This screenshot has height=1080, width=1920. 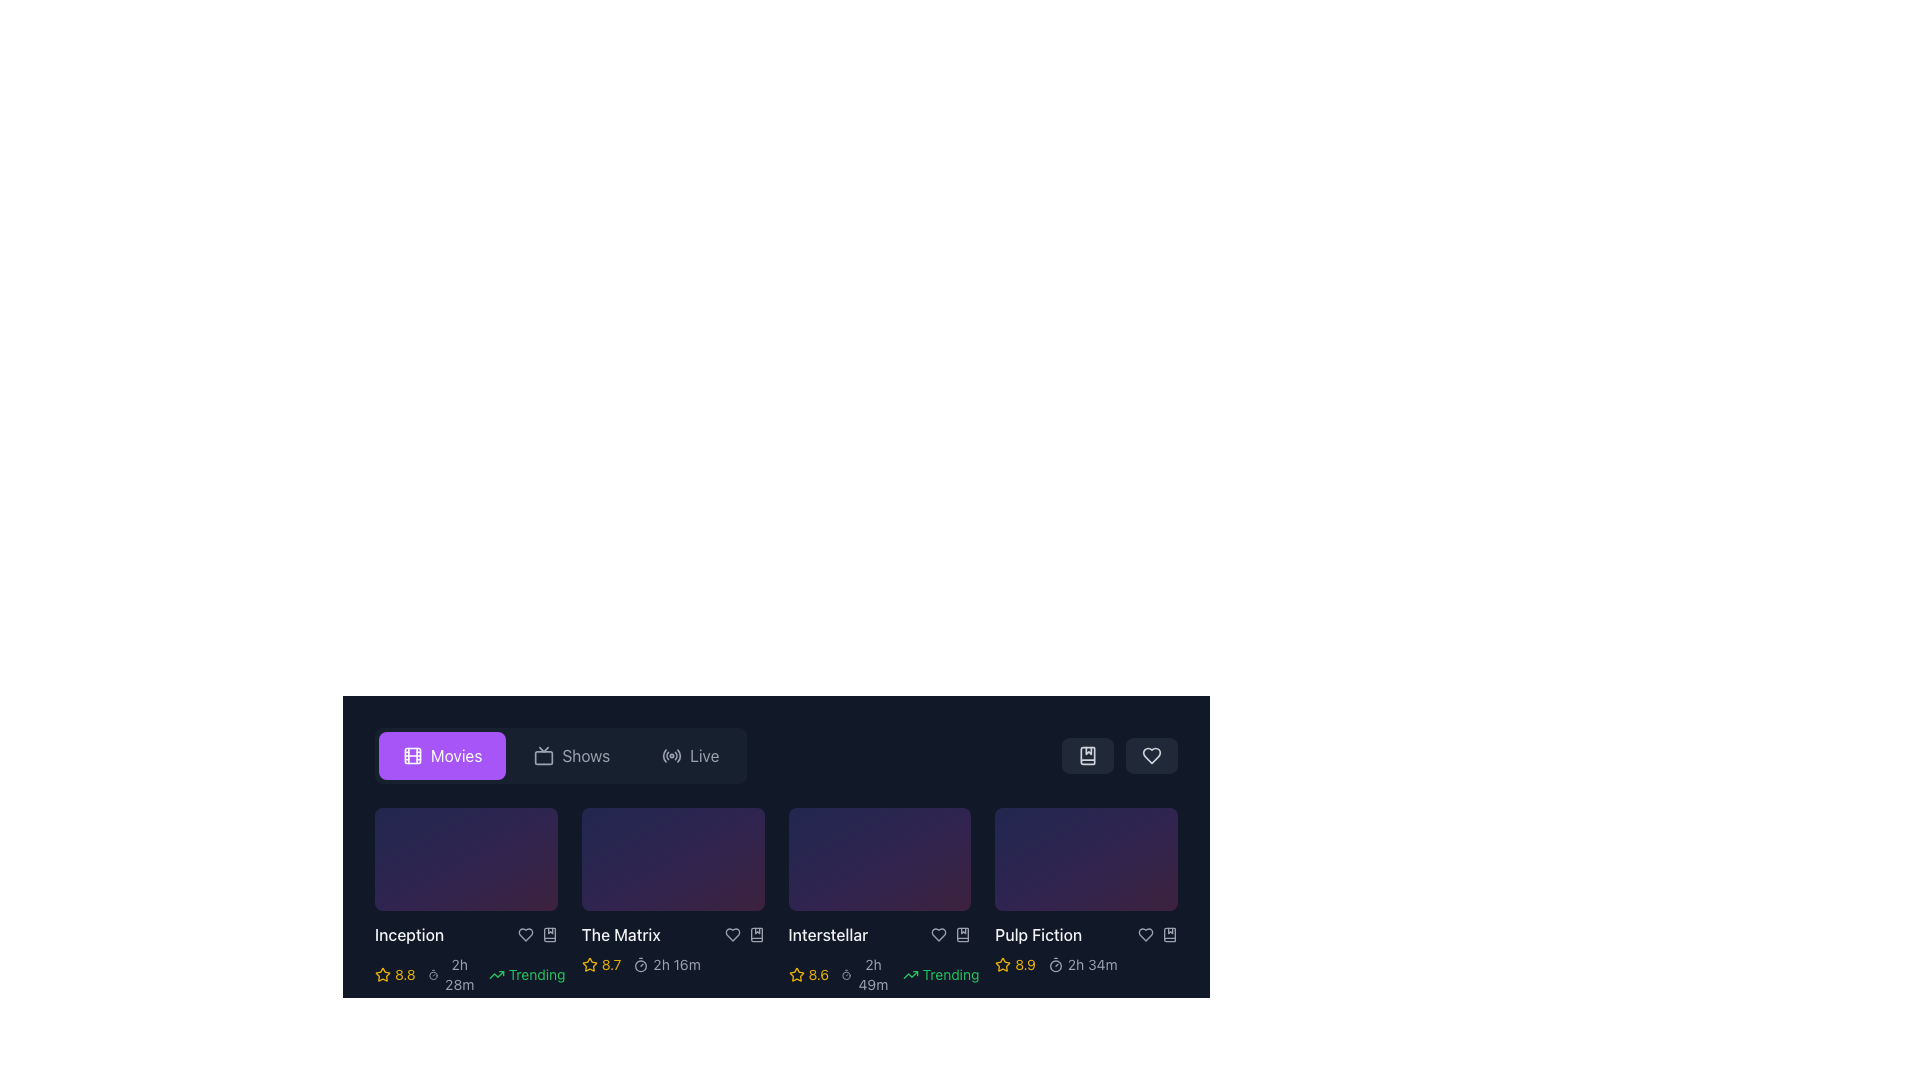 What do you see at coordinates (1152, 756) in the screenshot?
I see `the favorite icon button located` at bounding box center [1152, 756].